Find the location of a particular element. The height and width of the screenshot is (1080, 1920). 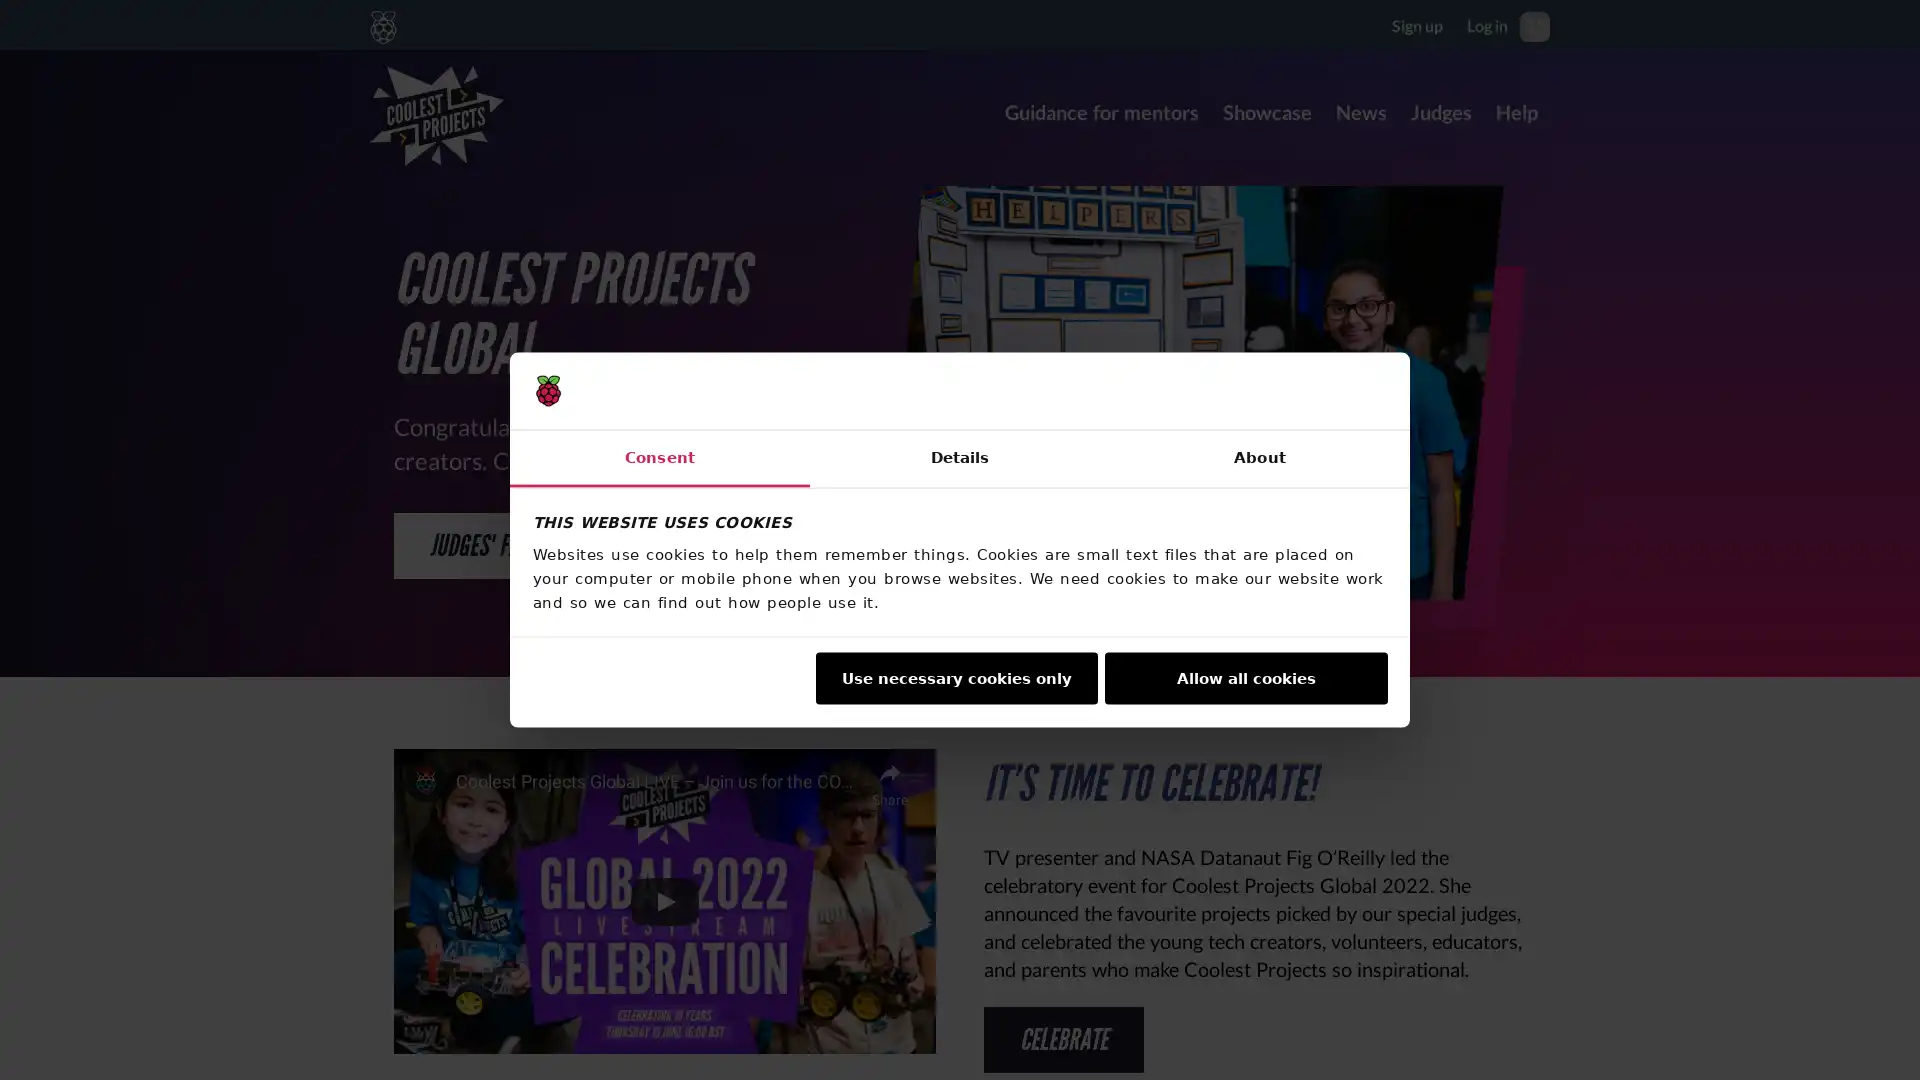

Allow all cookies is located at coordinates (1245, 677).